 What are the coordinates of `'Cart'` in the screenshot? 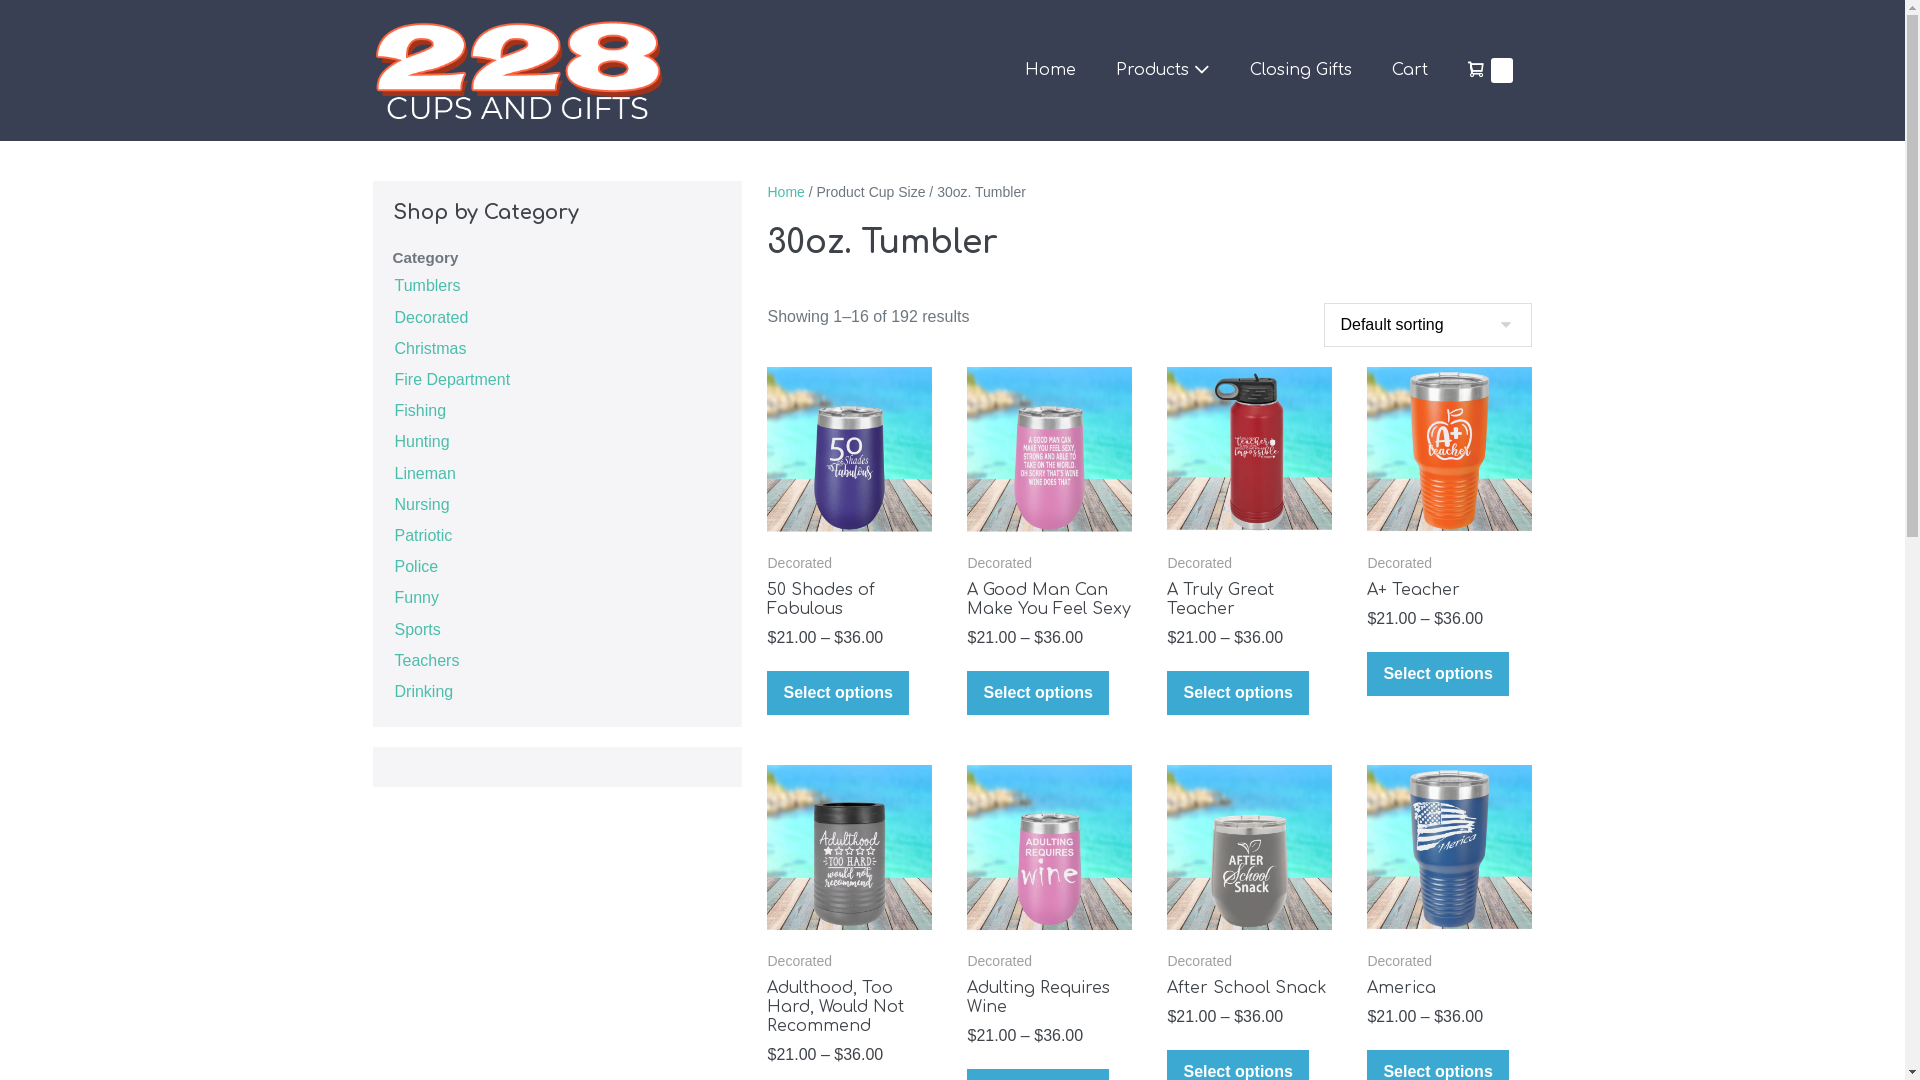 It's located at (1409, 69).